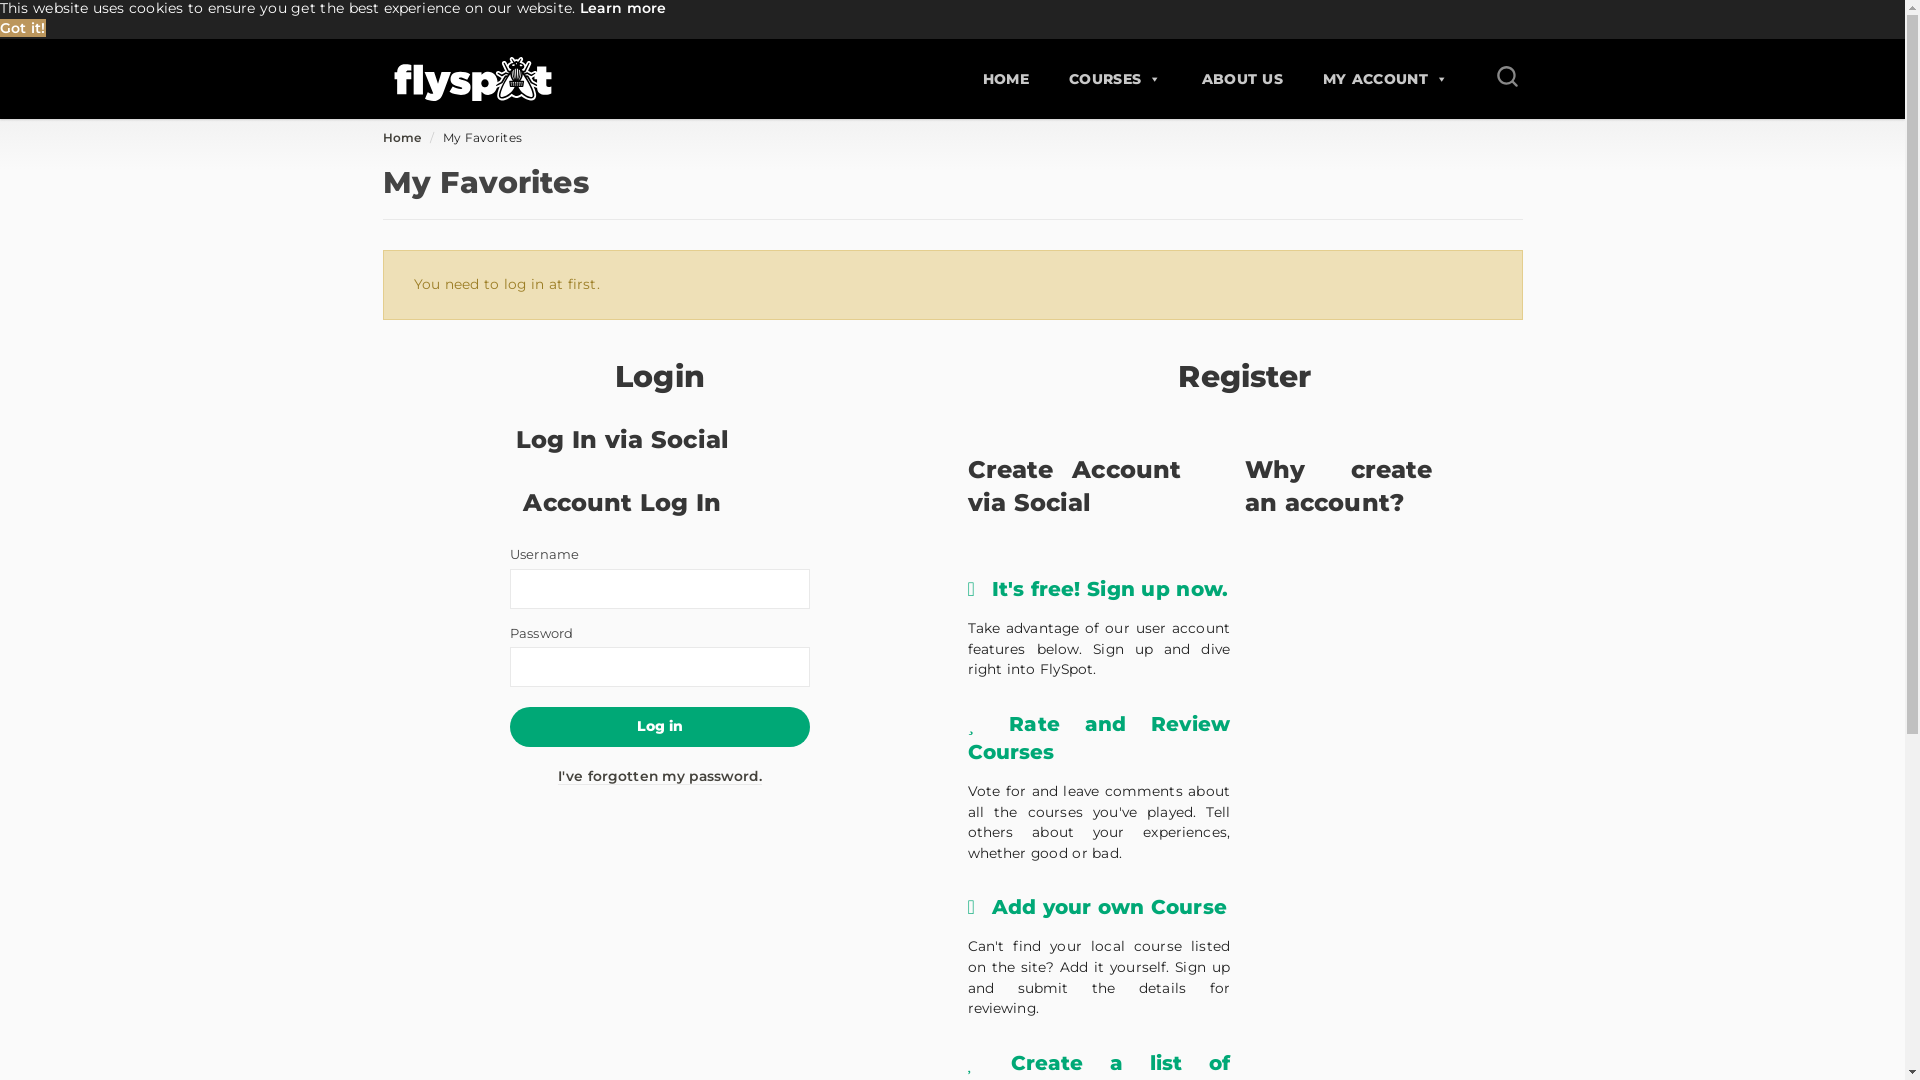 This screenshot has width=1920, height=1080. I want to click on 'HOME', so click(1004, 77).